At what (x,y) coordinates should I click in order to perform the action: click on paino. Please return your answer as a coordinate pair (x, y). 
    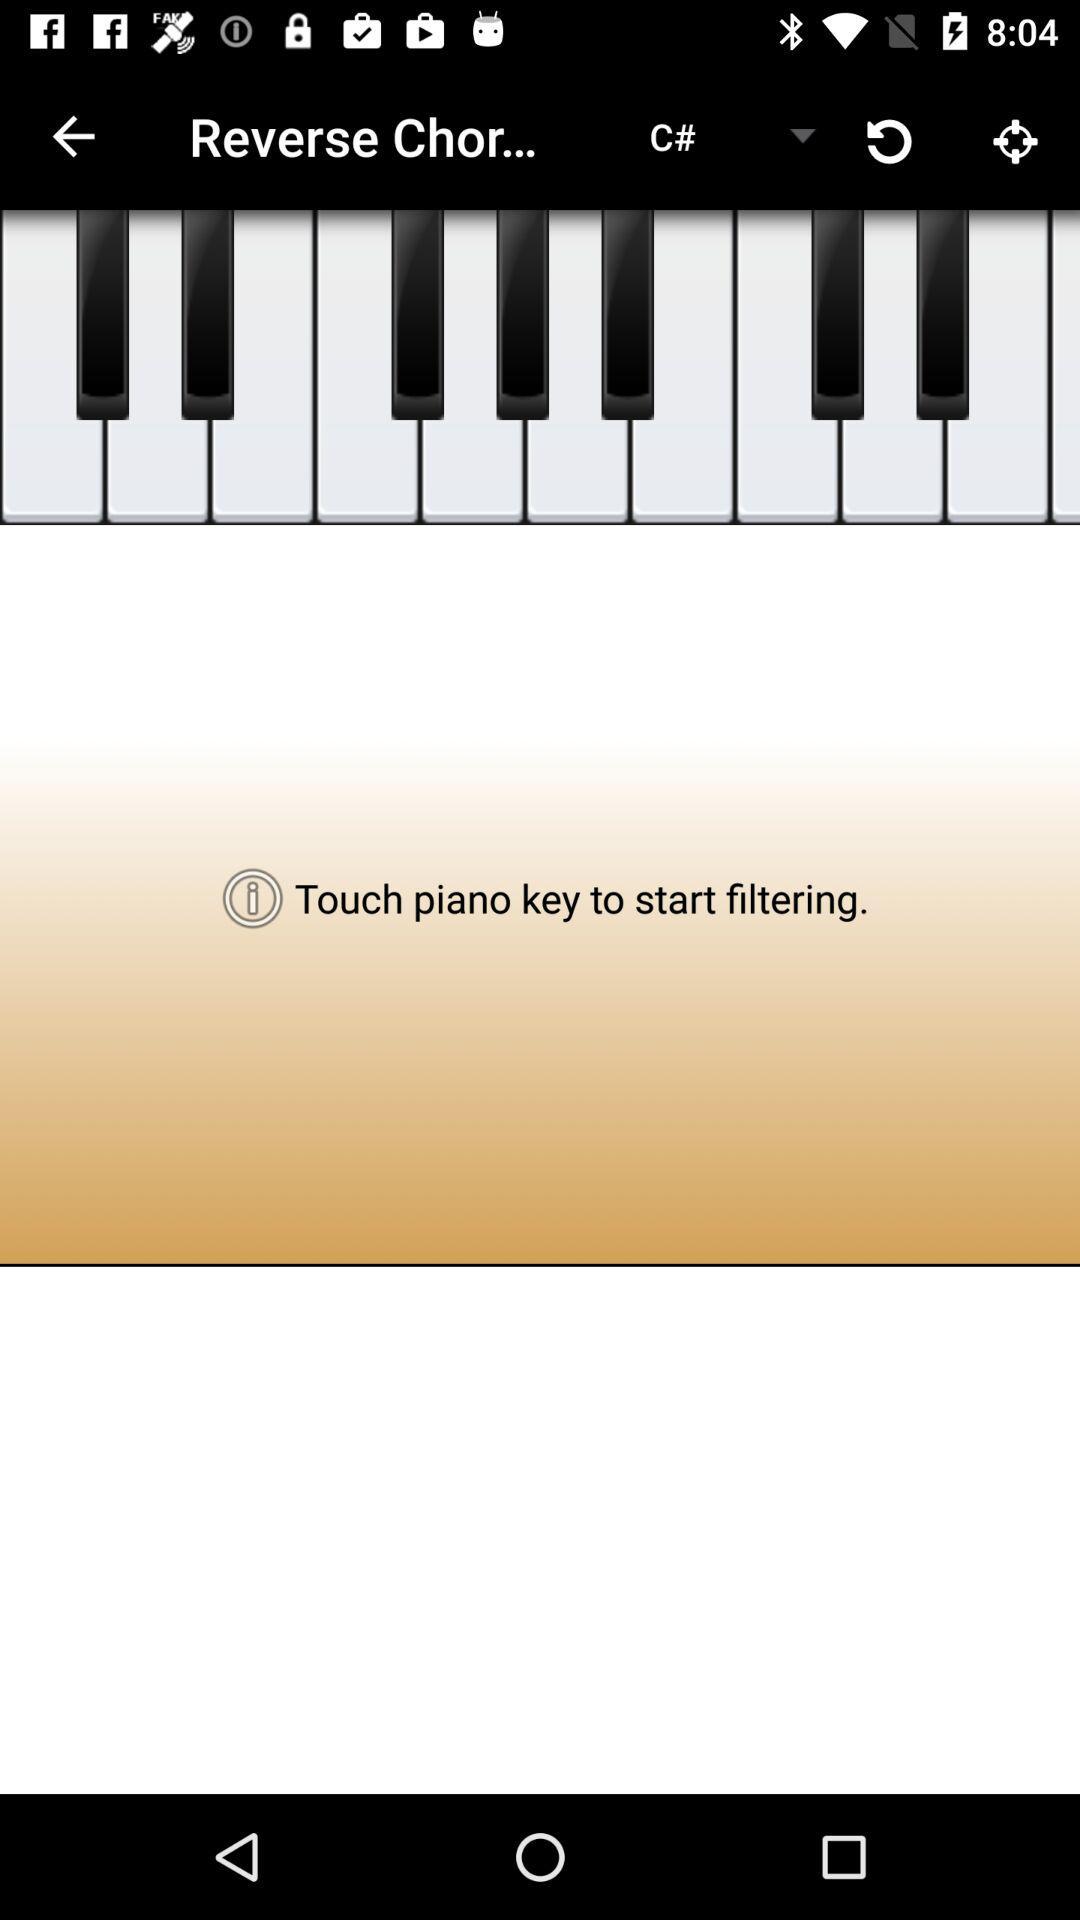
    Looking at the image, I should click on (156, 367).